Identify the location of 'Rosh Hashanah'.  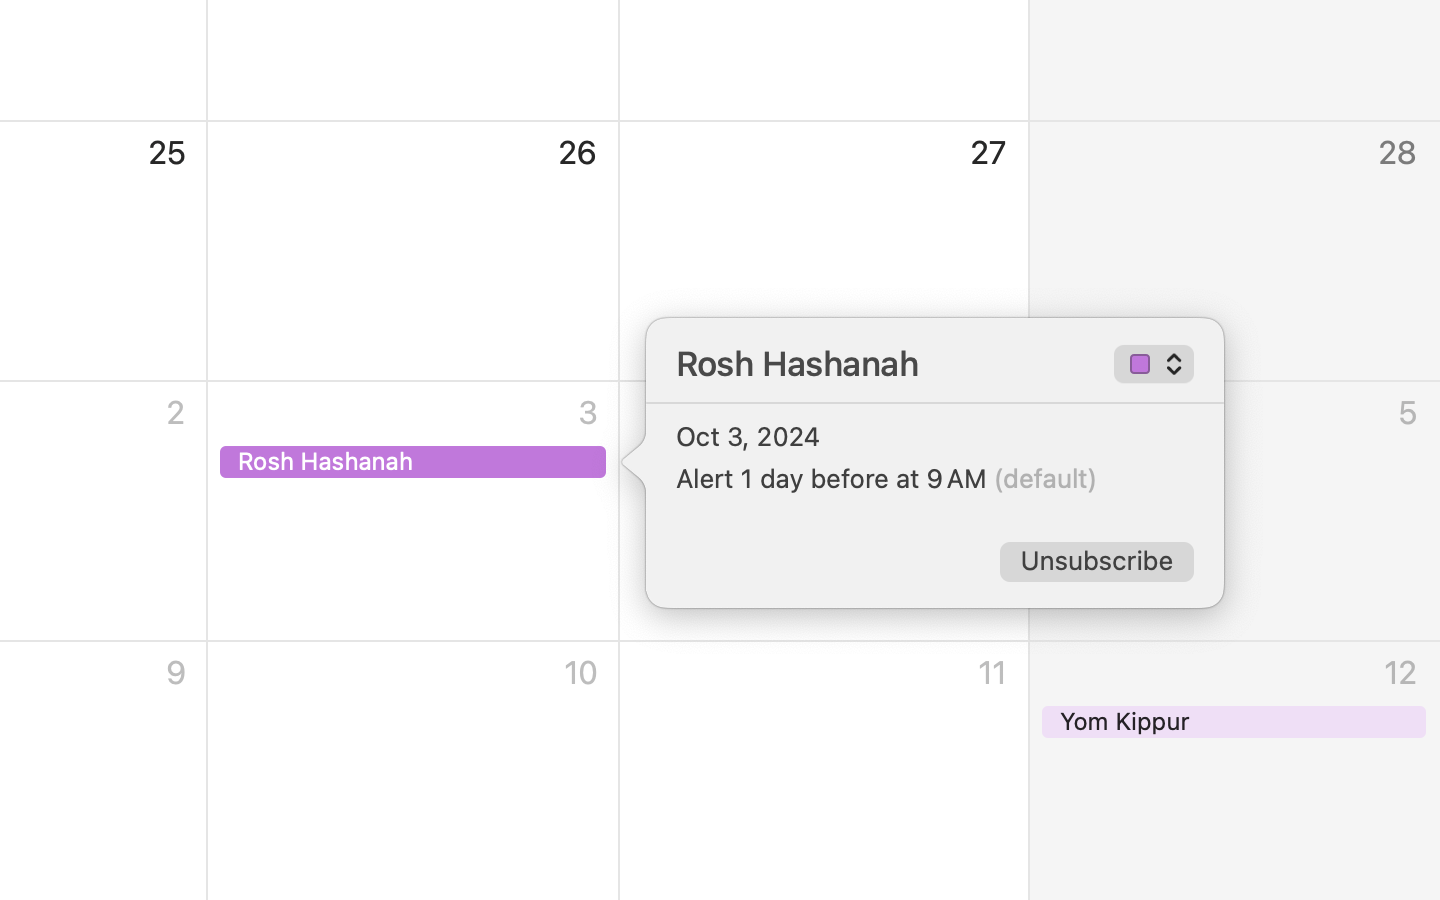
(890, 363).